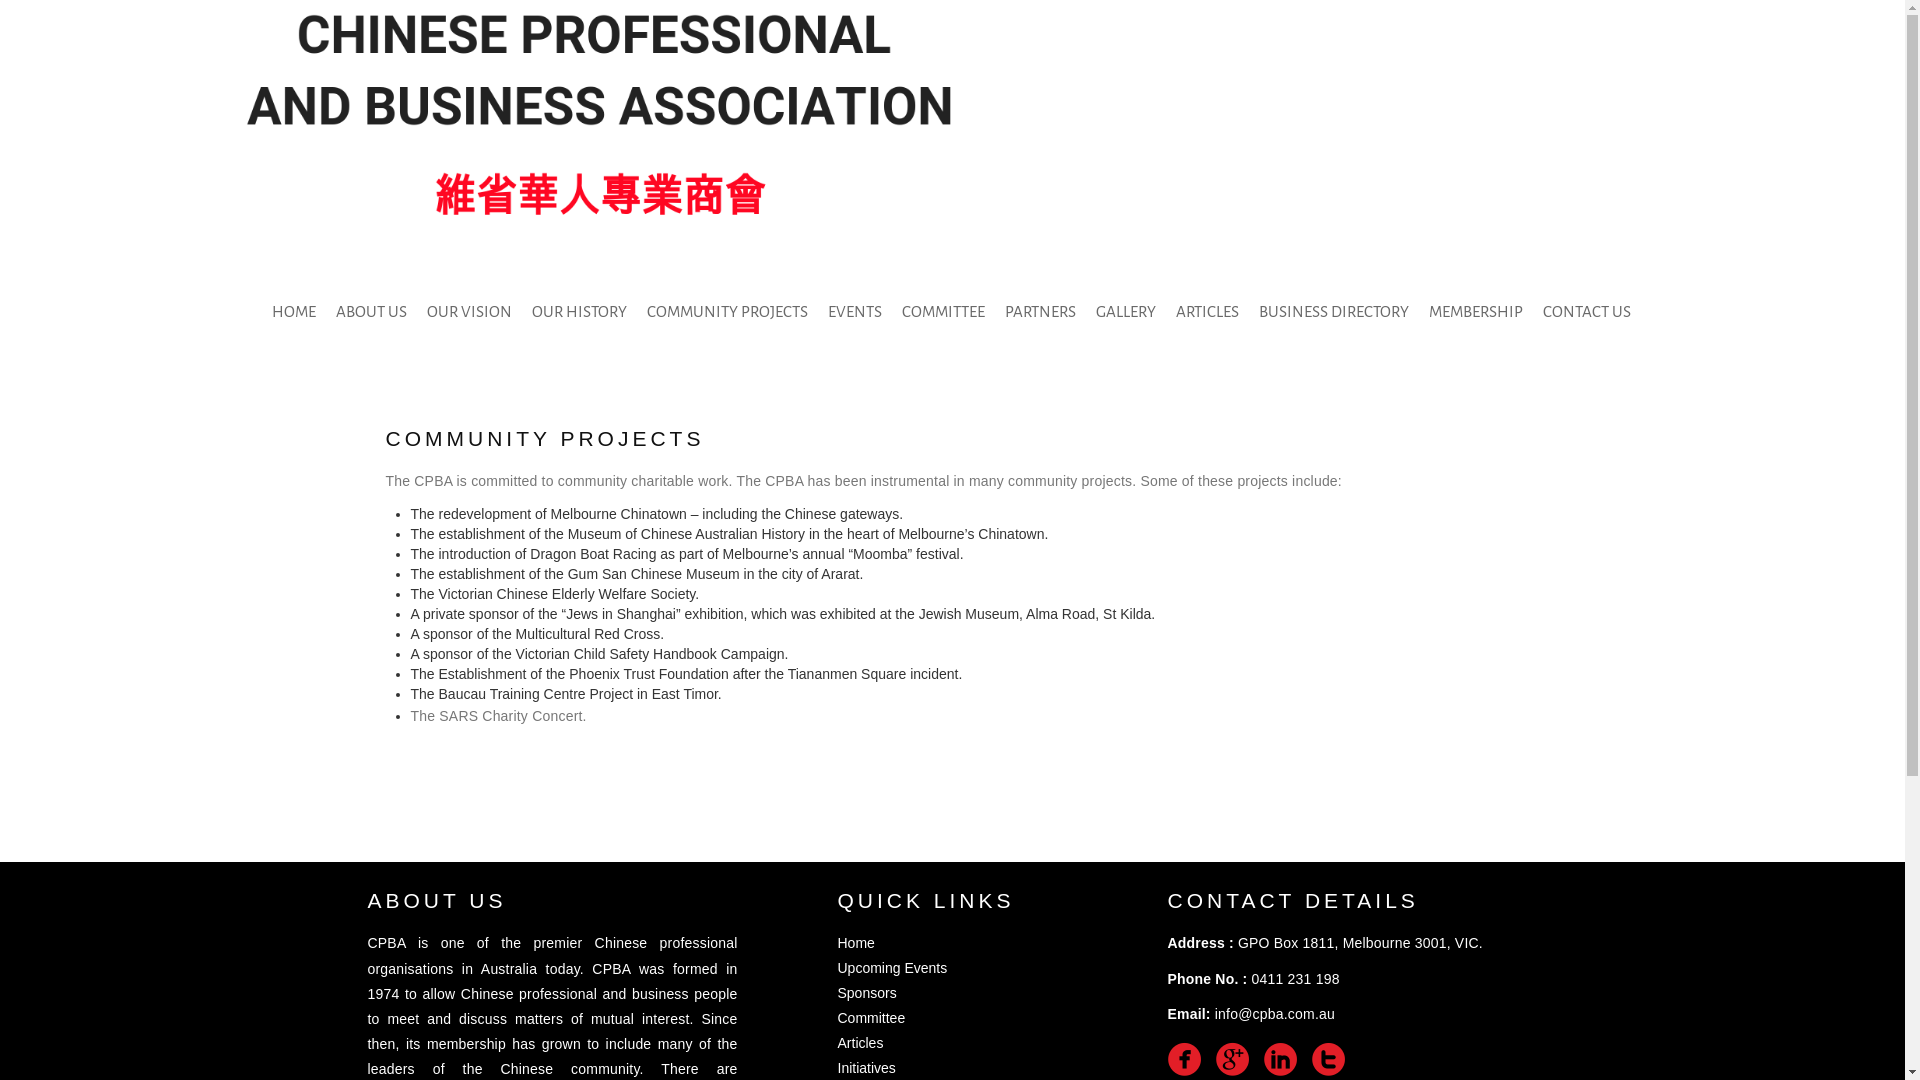 The height and width of the screenshot is (1080, 1920). Describe the element at coordinates (468, 312) in the screenshot. I see `'OUR VISION'` at that location.